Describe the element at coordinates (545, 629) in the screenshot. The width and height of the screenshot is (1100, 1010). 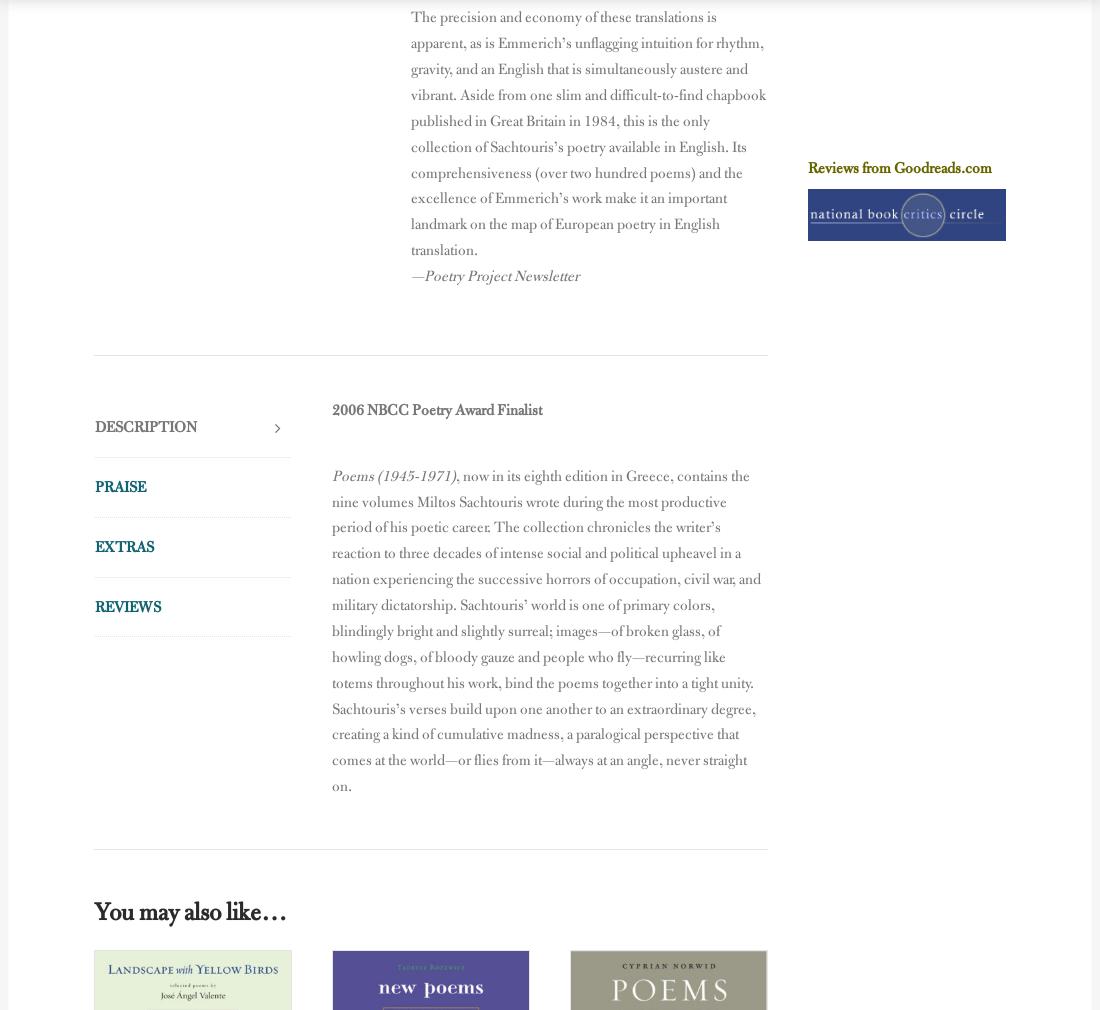
I see `', now in its eighth edition in Greece, contains the nine volumes Miltos Sachtouris wrote during the most productive period of his poetic career. The collection chronicles the writer’s reaction to three decades of intense social and political upheavel in a nation experiencing the successive horrors of occupation, civil war, and military dictatorship. Sachtouris’ world is one of primary colors, blindingly bright and slightly surreal; images—of broken glass, of howling dogs, of bloody gauze and people who fly—recurring like totems throughout his work, bind the poems together into a tight unity. Sachtouris’s verses build upon one another to an extraordinary degree, creating a kind of cumulative madness, a paralogical perspective that comes at the world—or flies from it—always at an angle, never straight on.'` at that location.